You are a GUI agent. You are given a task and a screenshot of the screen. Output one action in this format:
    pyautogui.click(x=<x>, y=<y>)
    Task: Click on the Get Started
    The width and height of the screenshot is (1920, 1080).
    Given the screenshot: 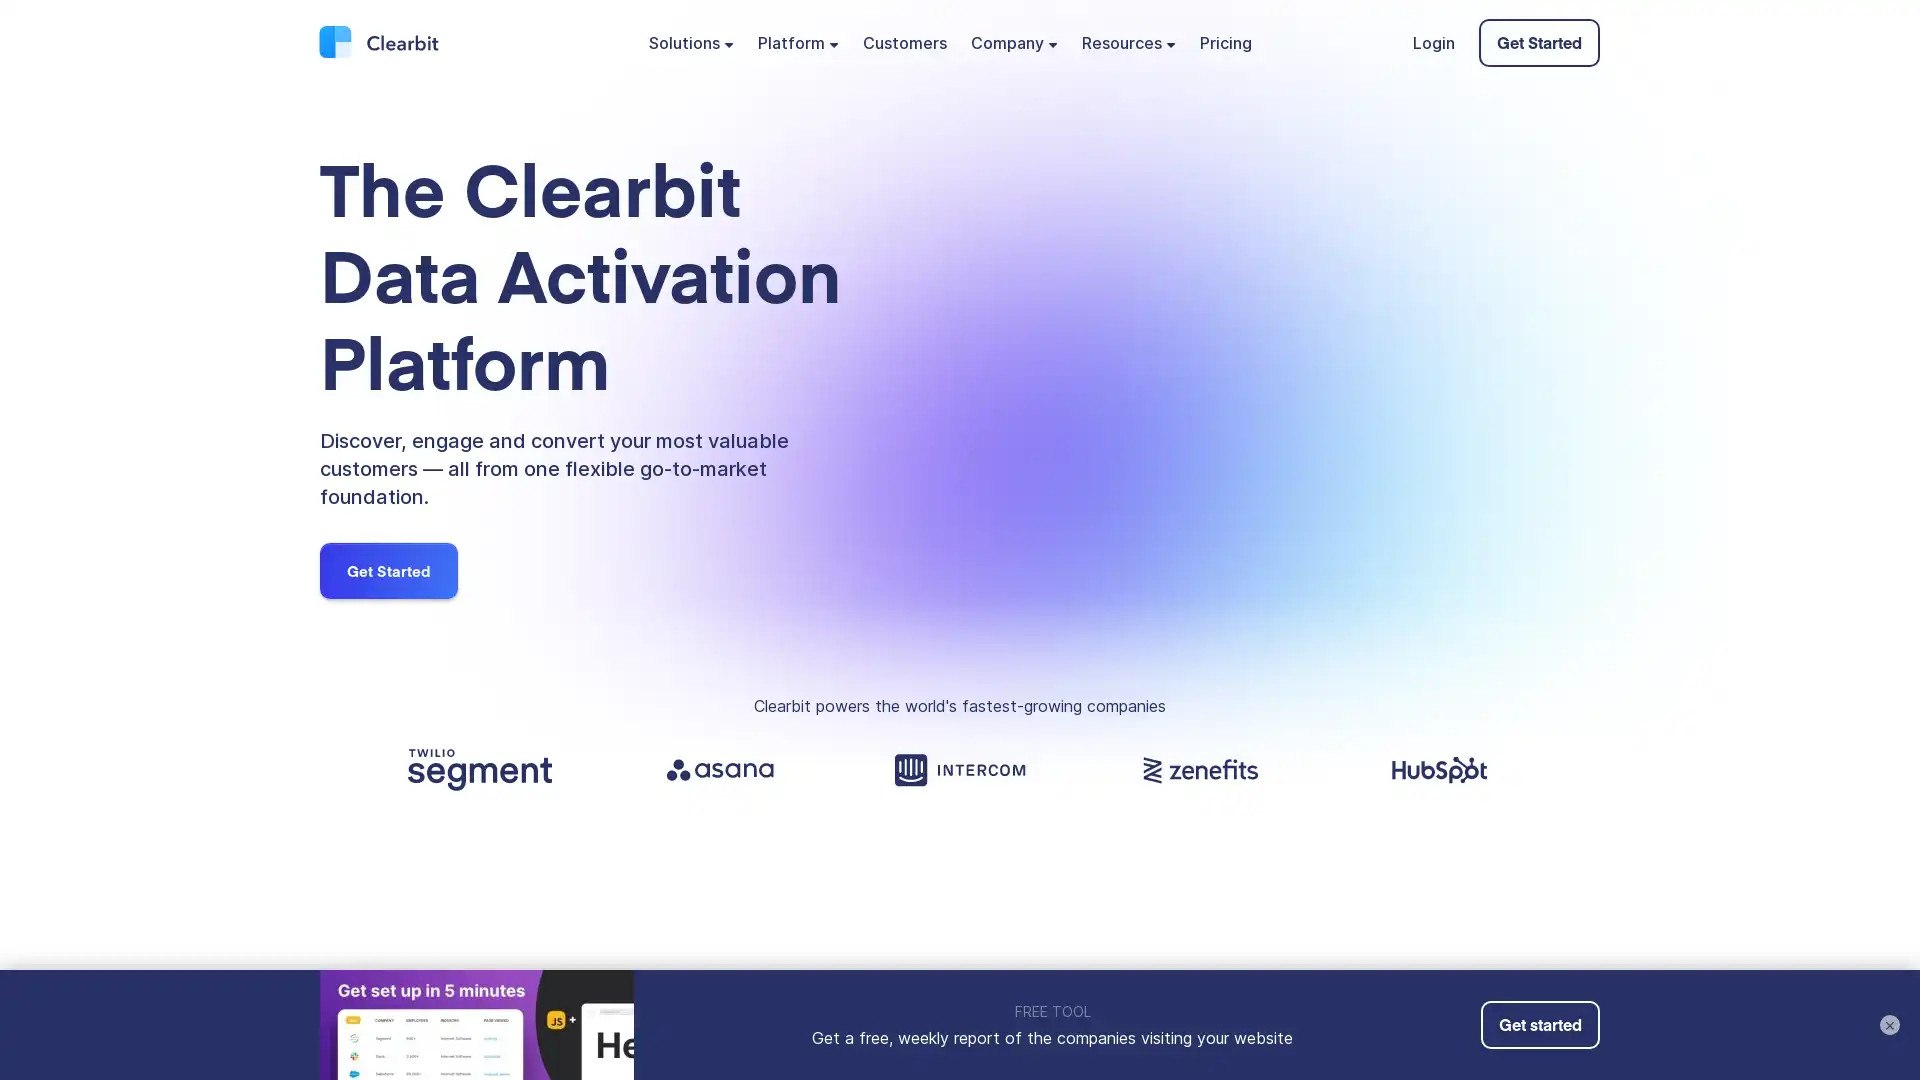 What is the action you would take?
    pyautogui.click(x=388, y=570)
    